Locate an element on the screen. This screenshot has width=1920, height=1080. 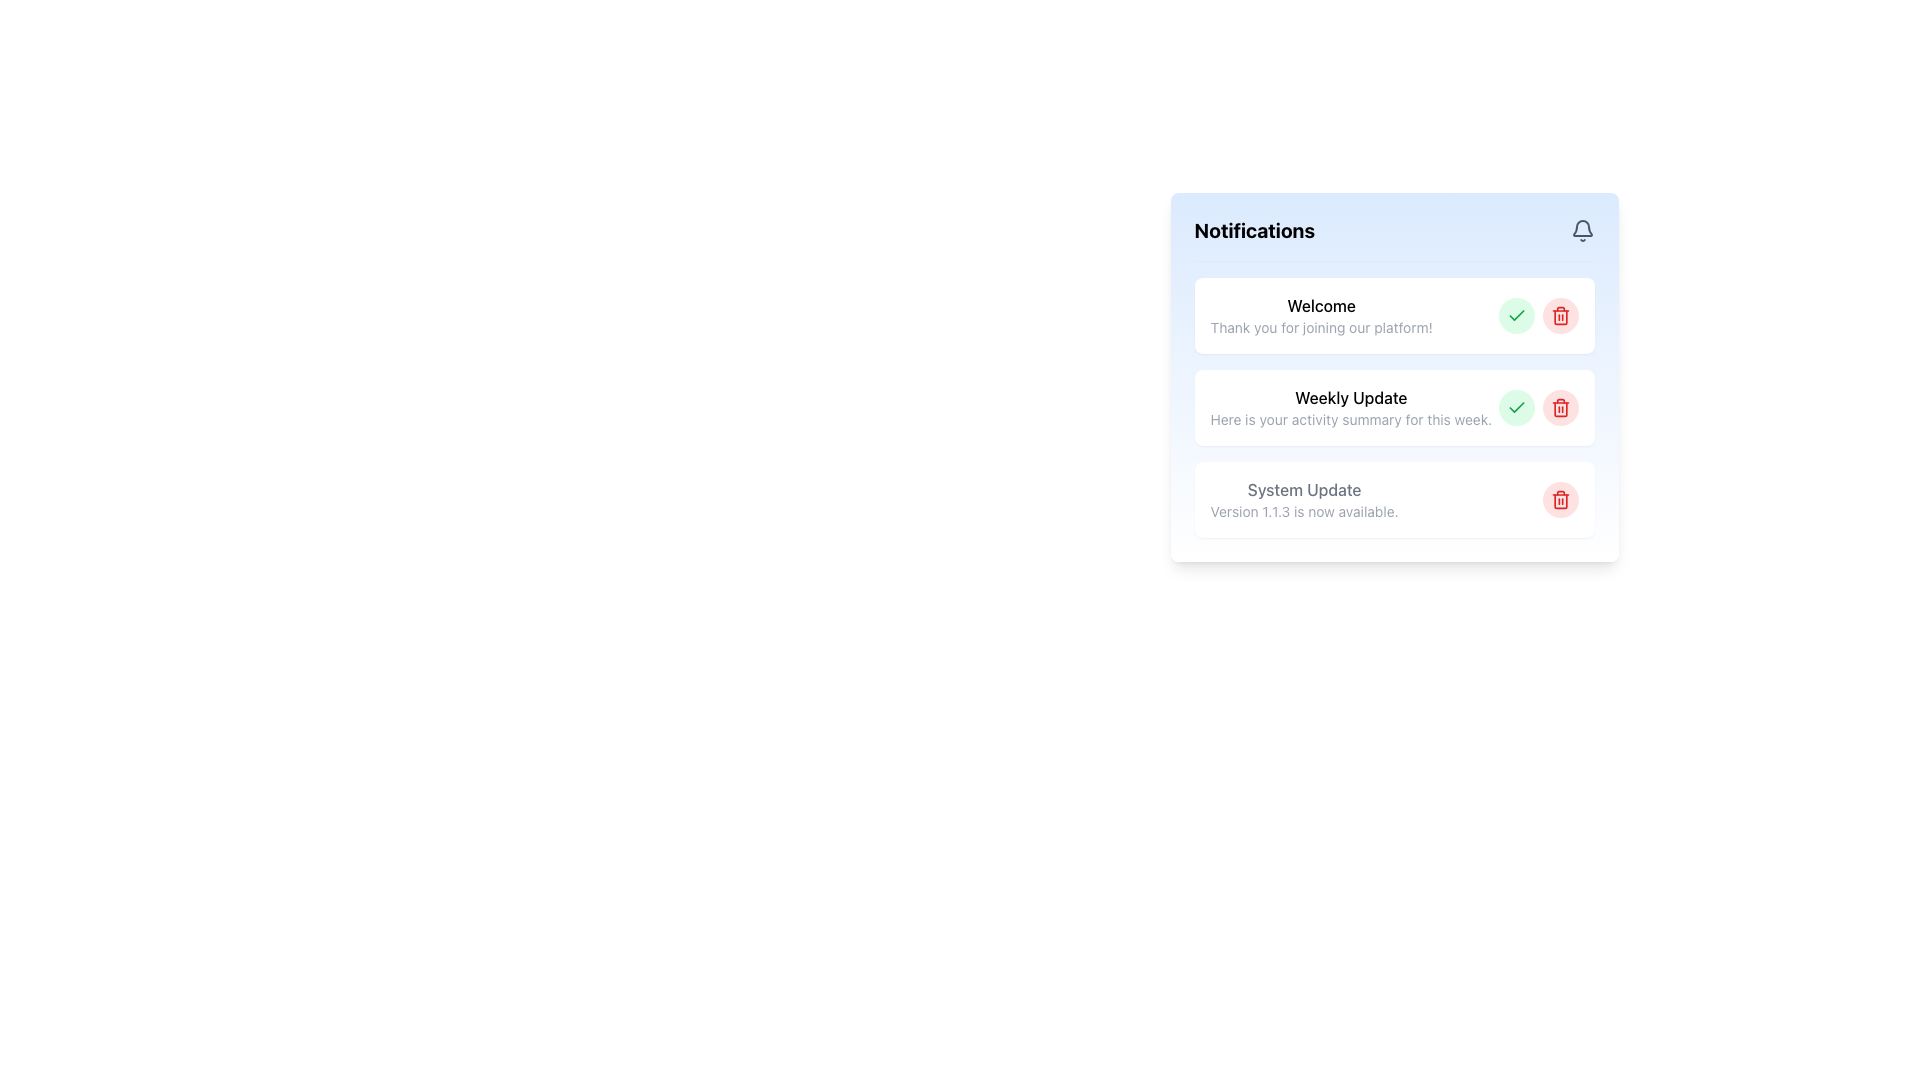
the confirmation icon located at the far right of the first notification entry, aligned with the title 'Welcome' is located at coordinates (1516, 406).